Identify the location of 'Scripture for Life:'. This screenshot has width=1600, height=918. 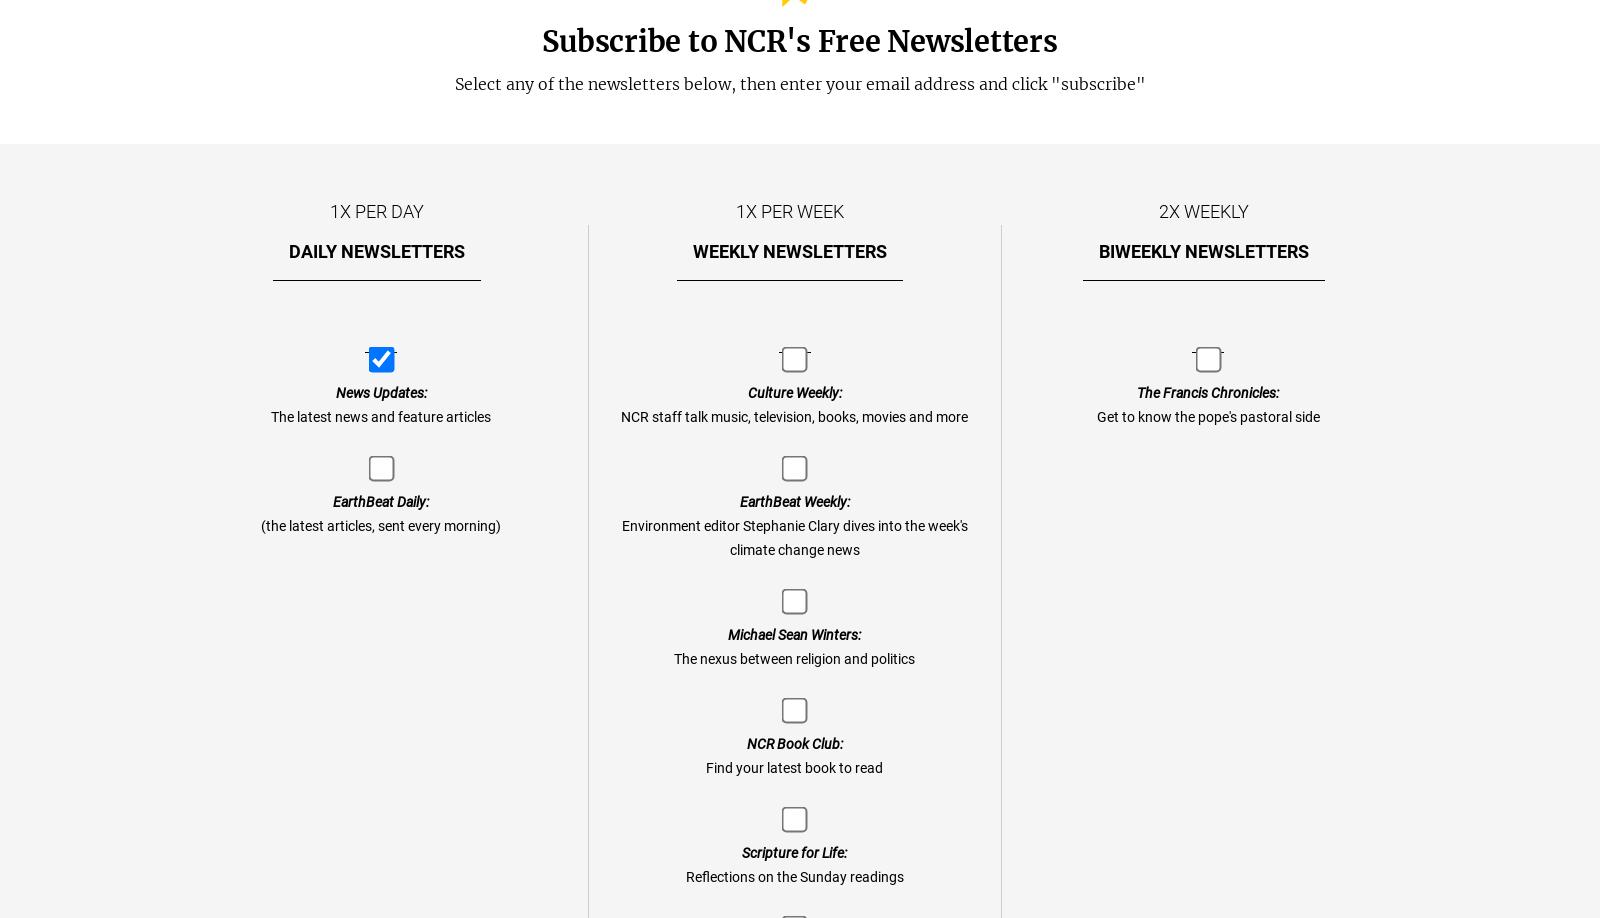
(794, 851).